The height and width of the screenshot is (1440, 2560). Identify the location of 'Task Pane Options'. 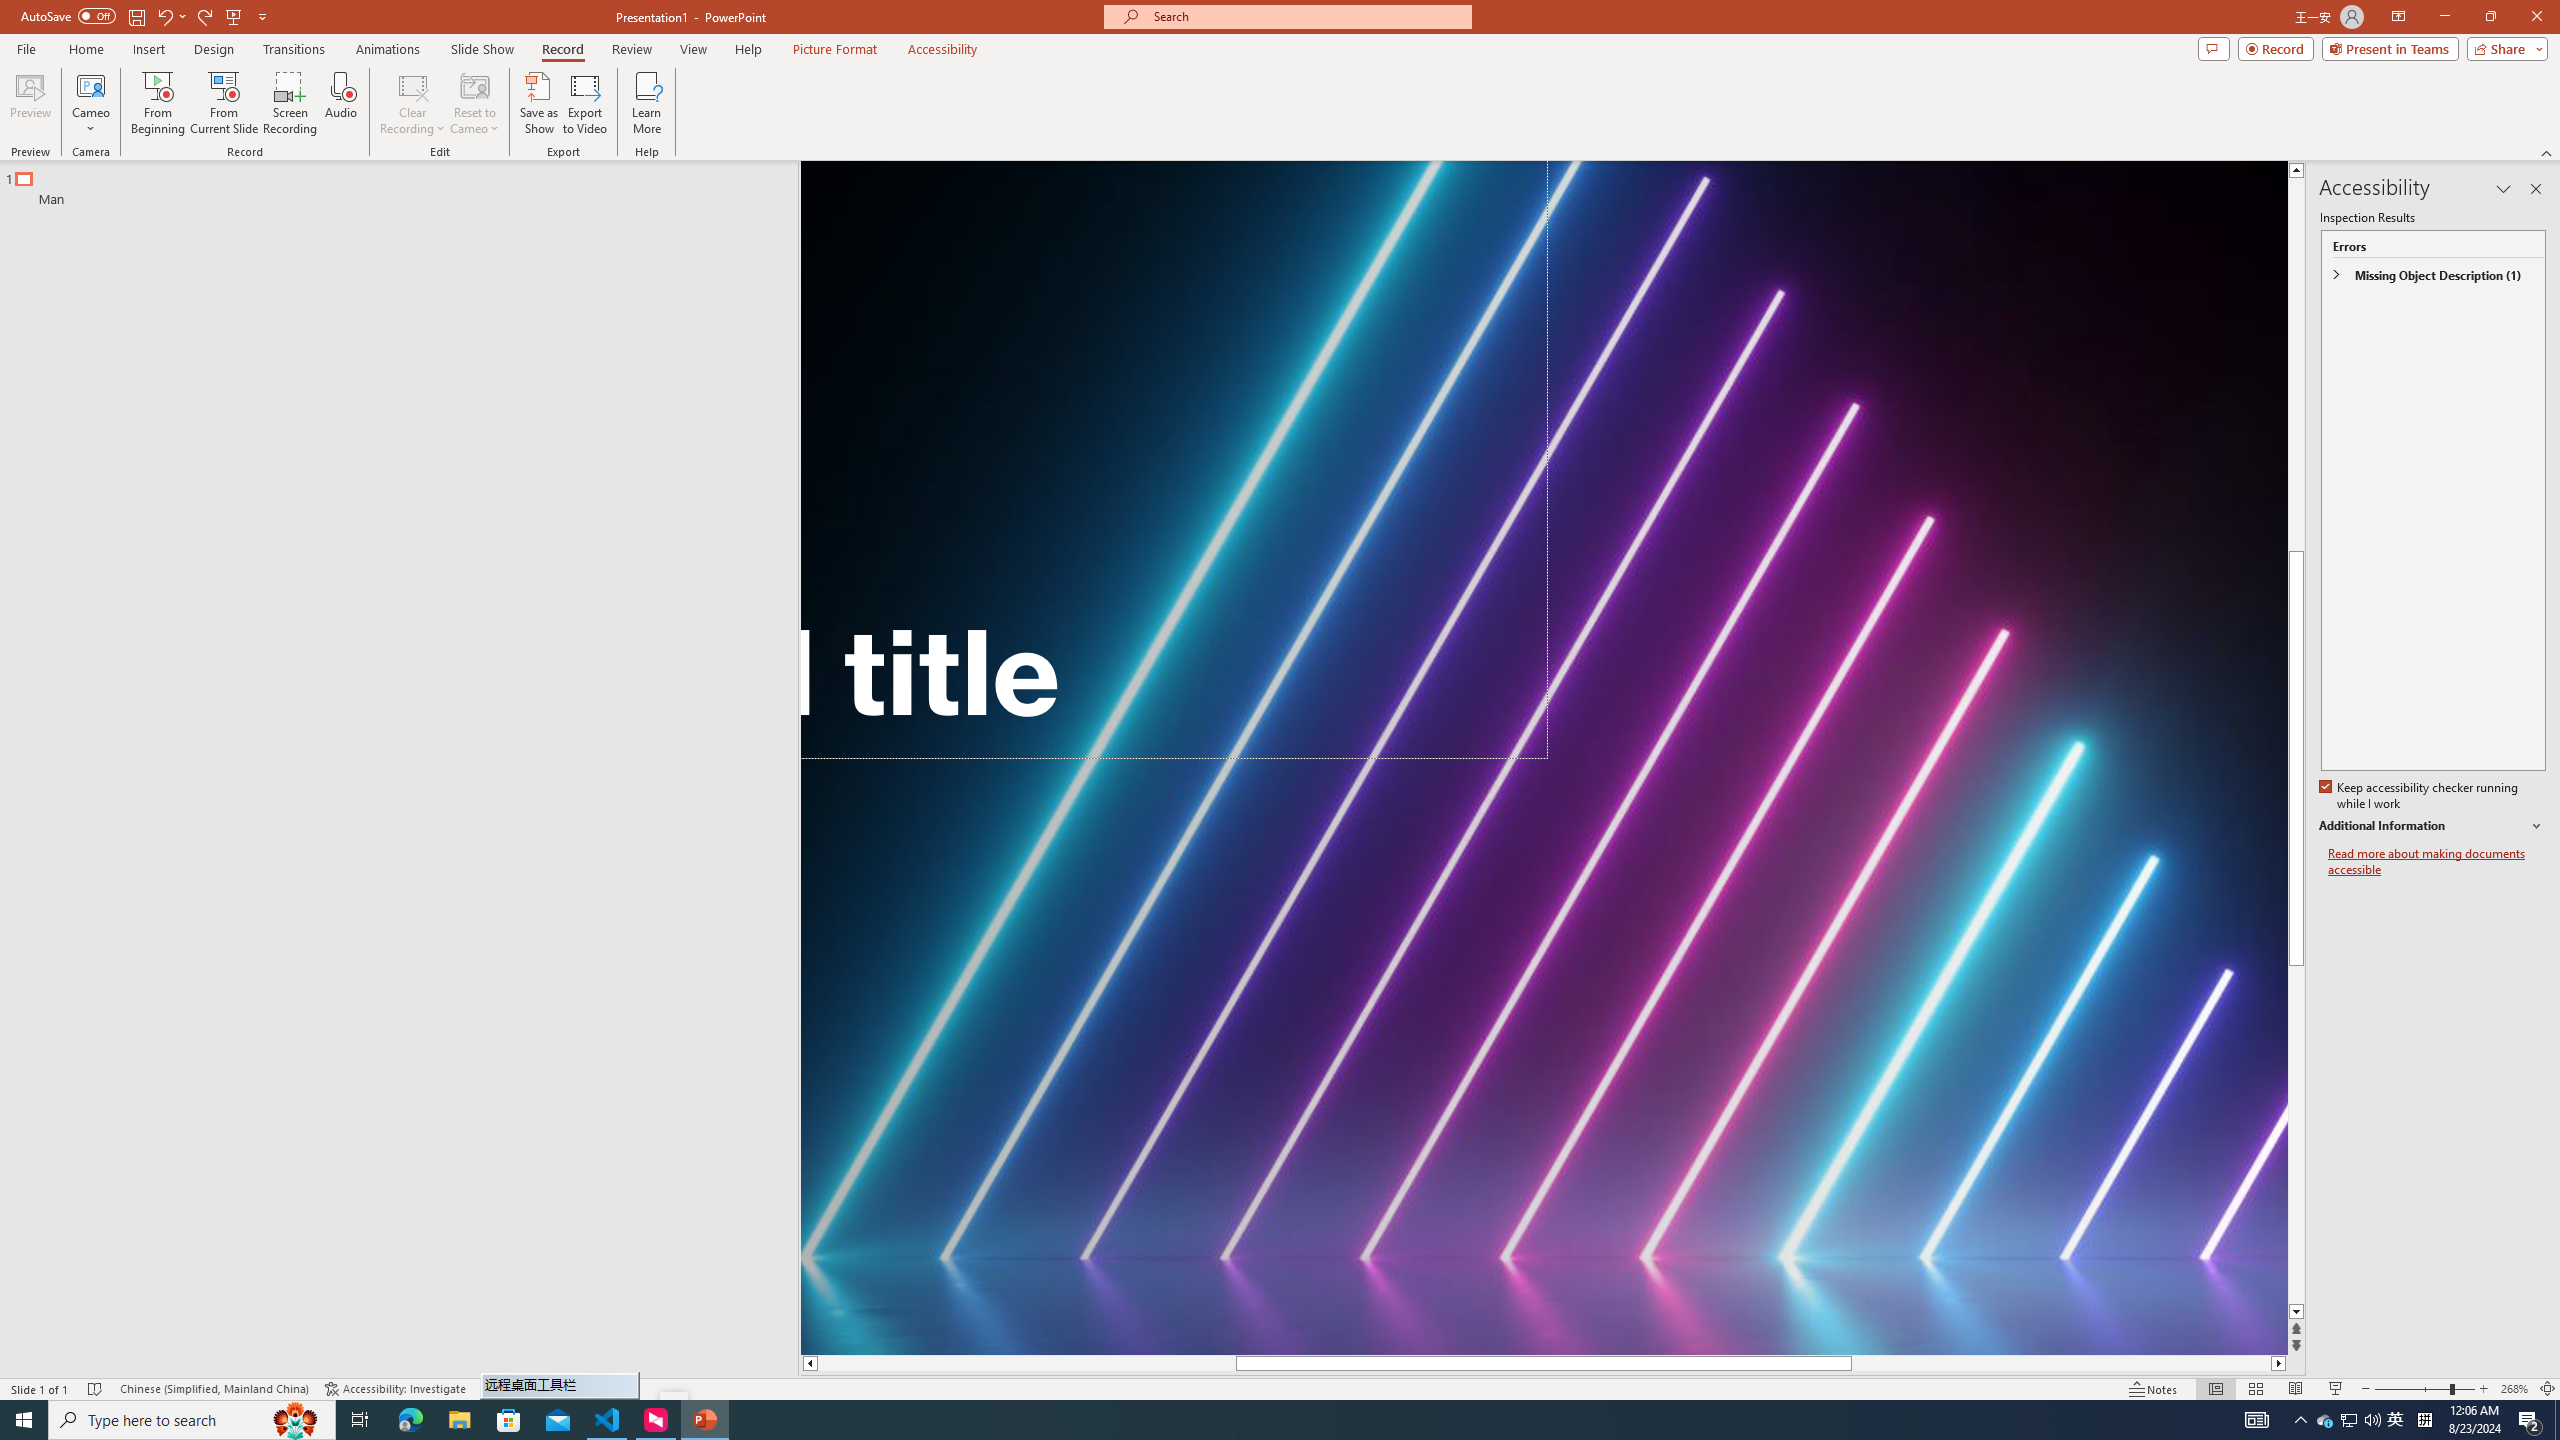
(2502, 188).